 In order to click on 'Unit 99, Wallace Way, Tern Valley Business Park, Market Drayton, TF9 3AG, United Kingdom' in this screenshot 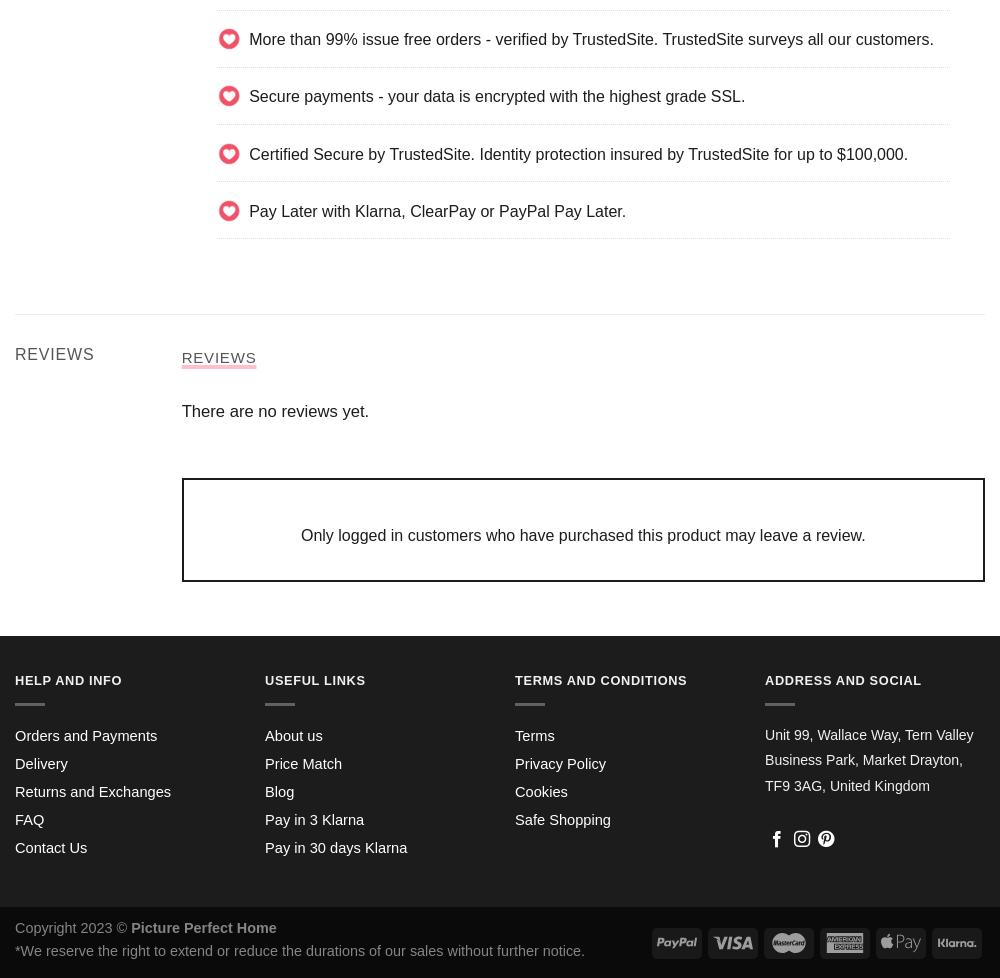, I will do `click(765, 758)`.